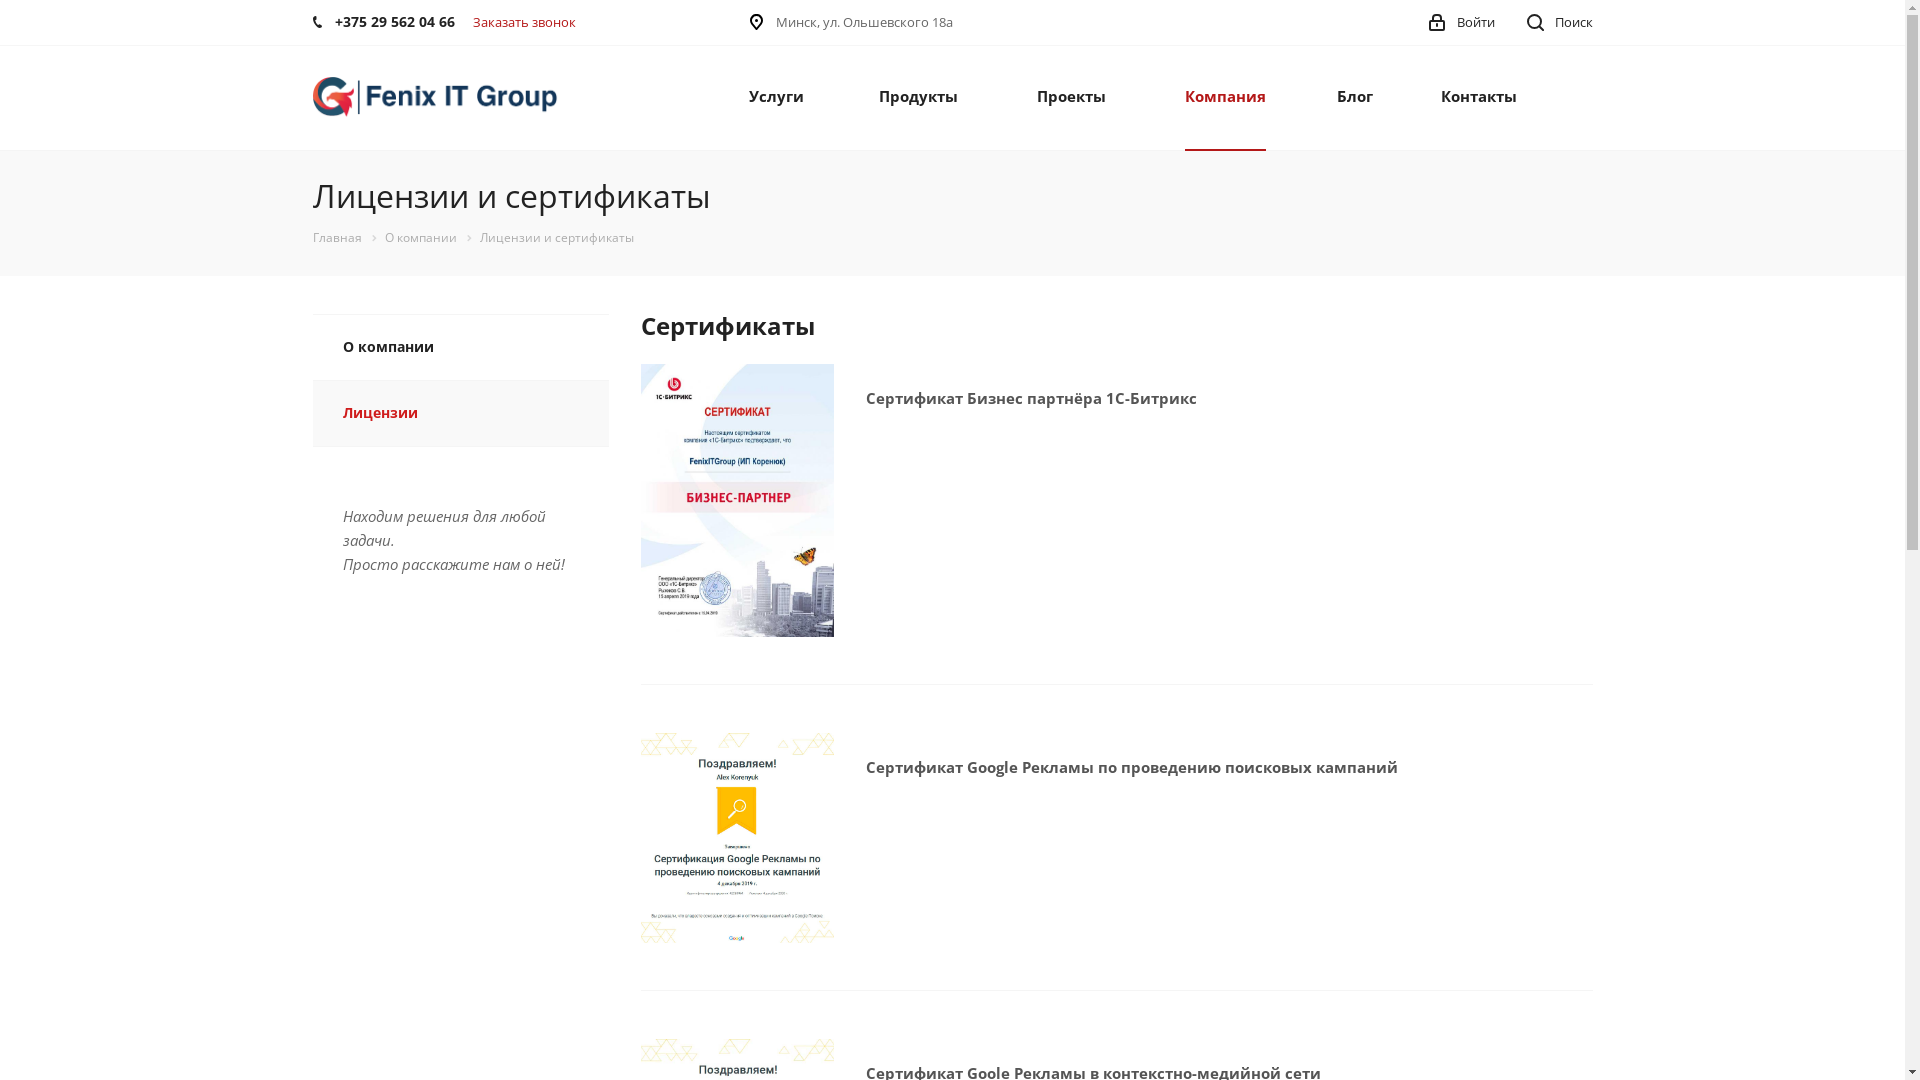 The height and width of the screenshot is (1080, 1920). Describe the element at coordinates (433, 97) in the screenshot. I see `'FenixITGroup'` at that location.